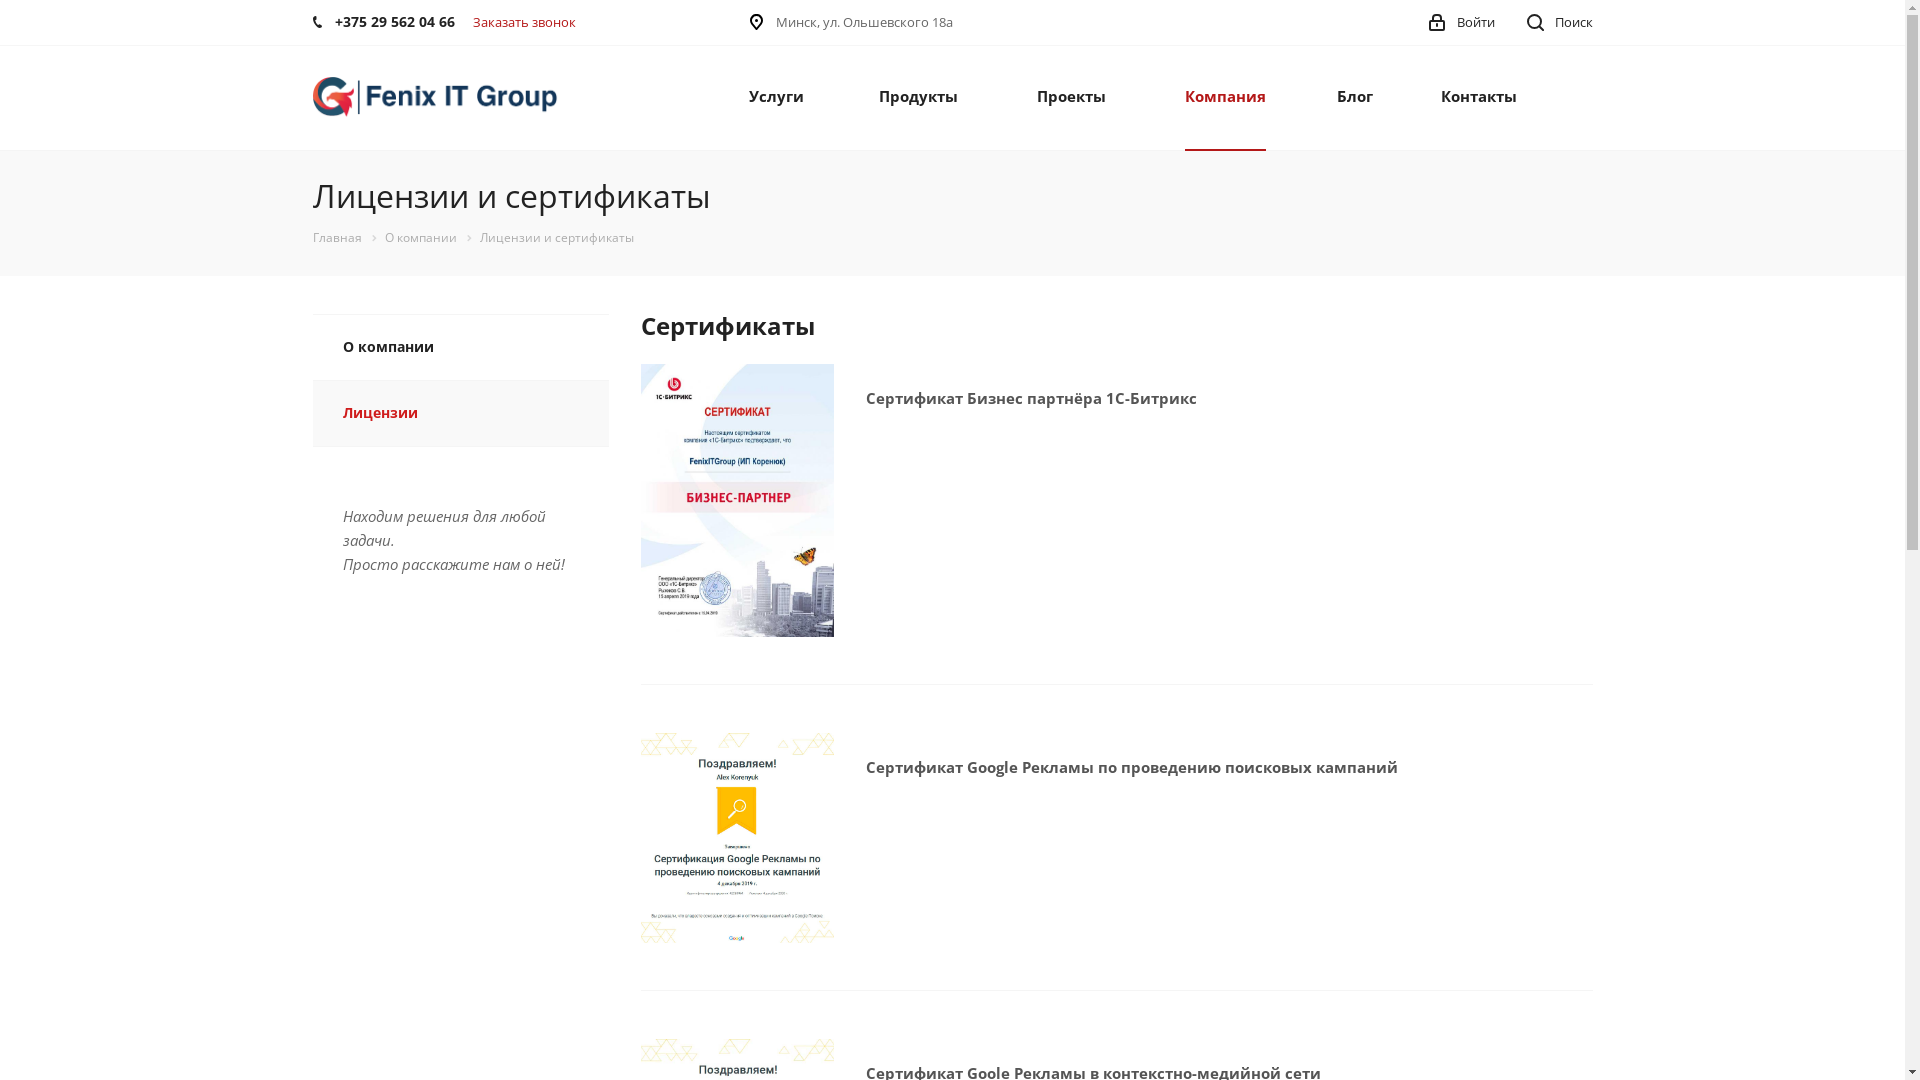 The height and width of the screenshot is (1080, 1920). Describe the element at coordinates (433, 97) in the screenshot. I see `'FenixITGroup'` at that location.